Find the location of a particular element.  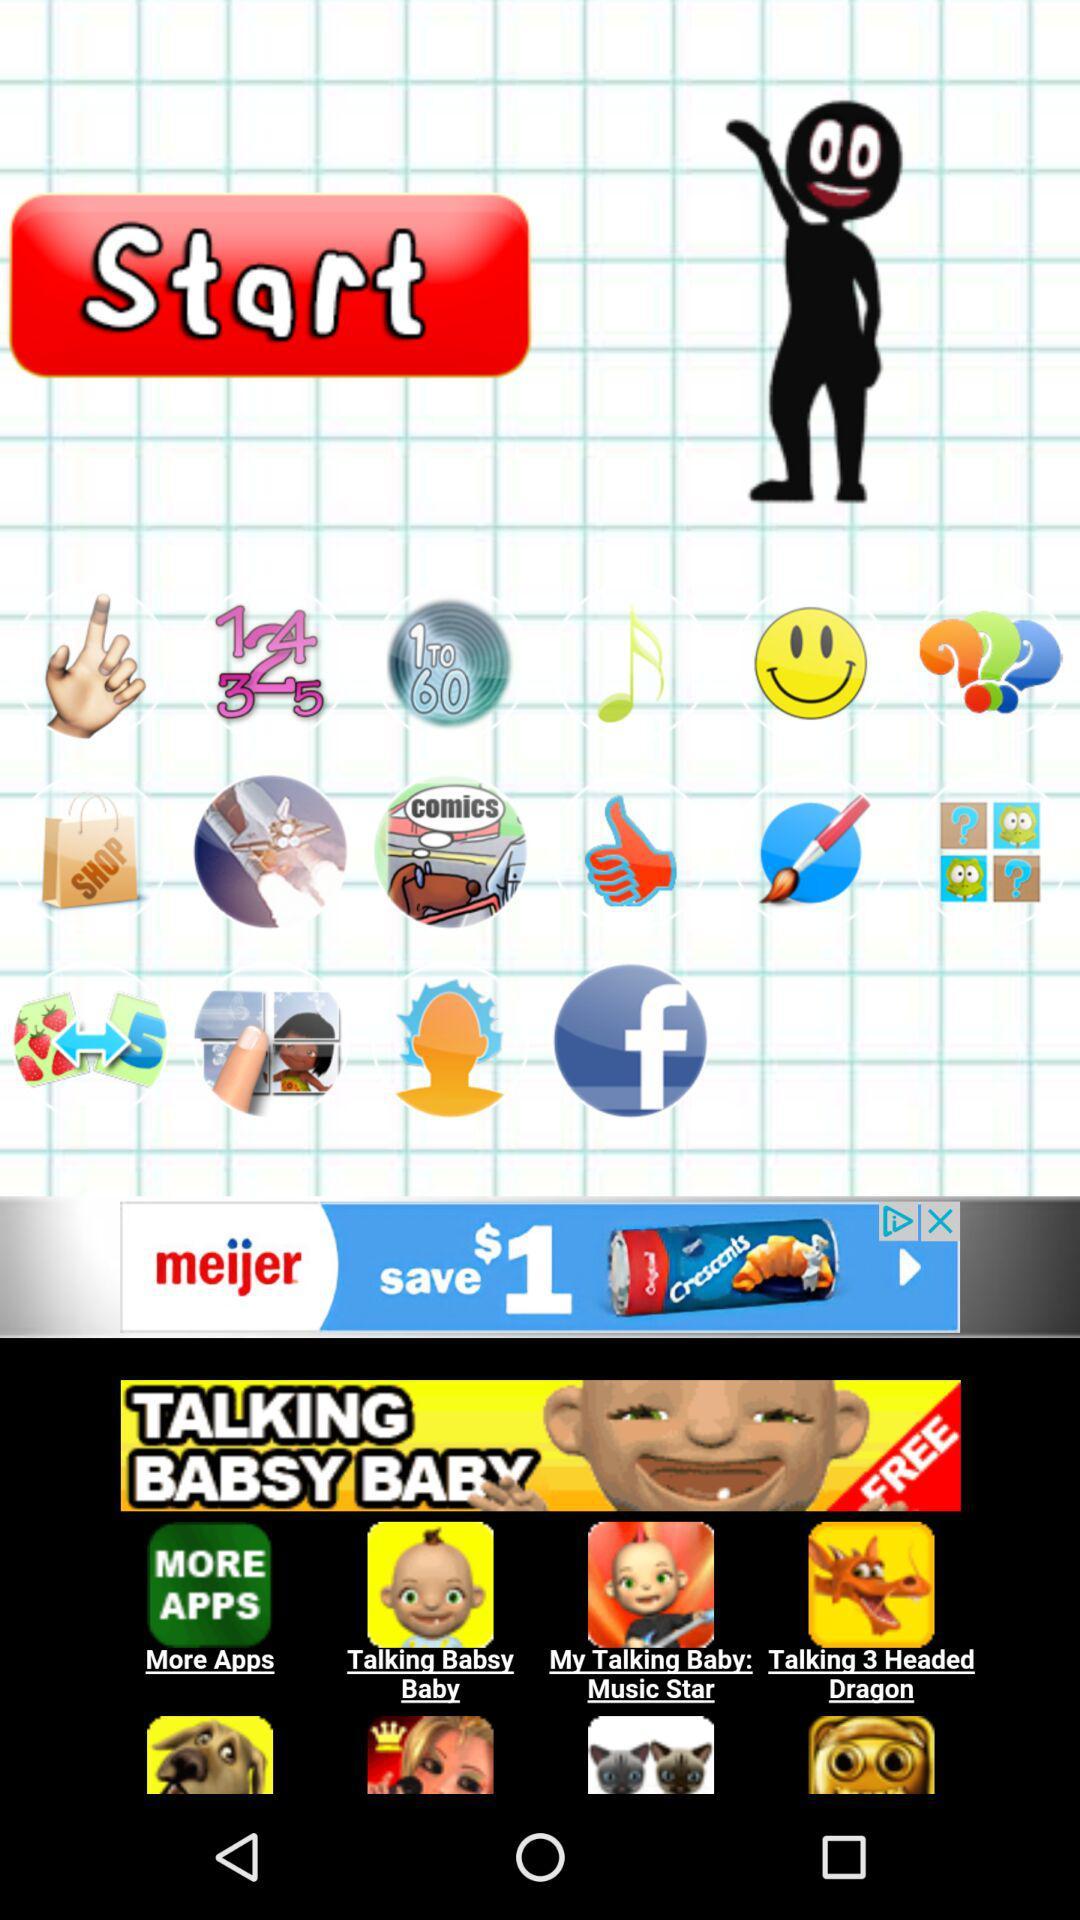

painting activity is located at coordinates (810, 851).